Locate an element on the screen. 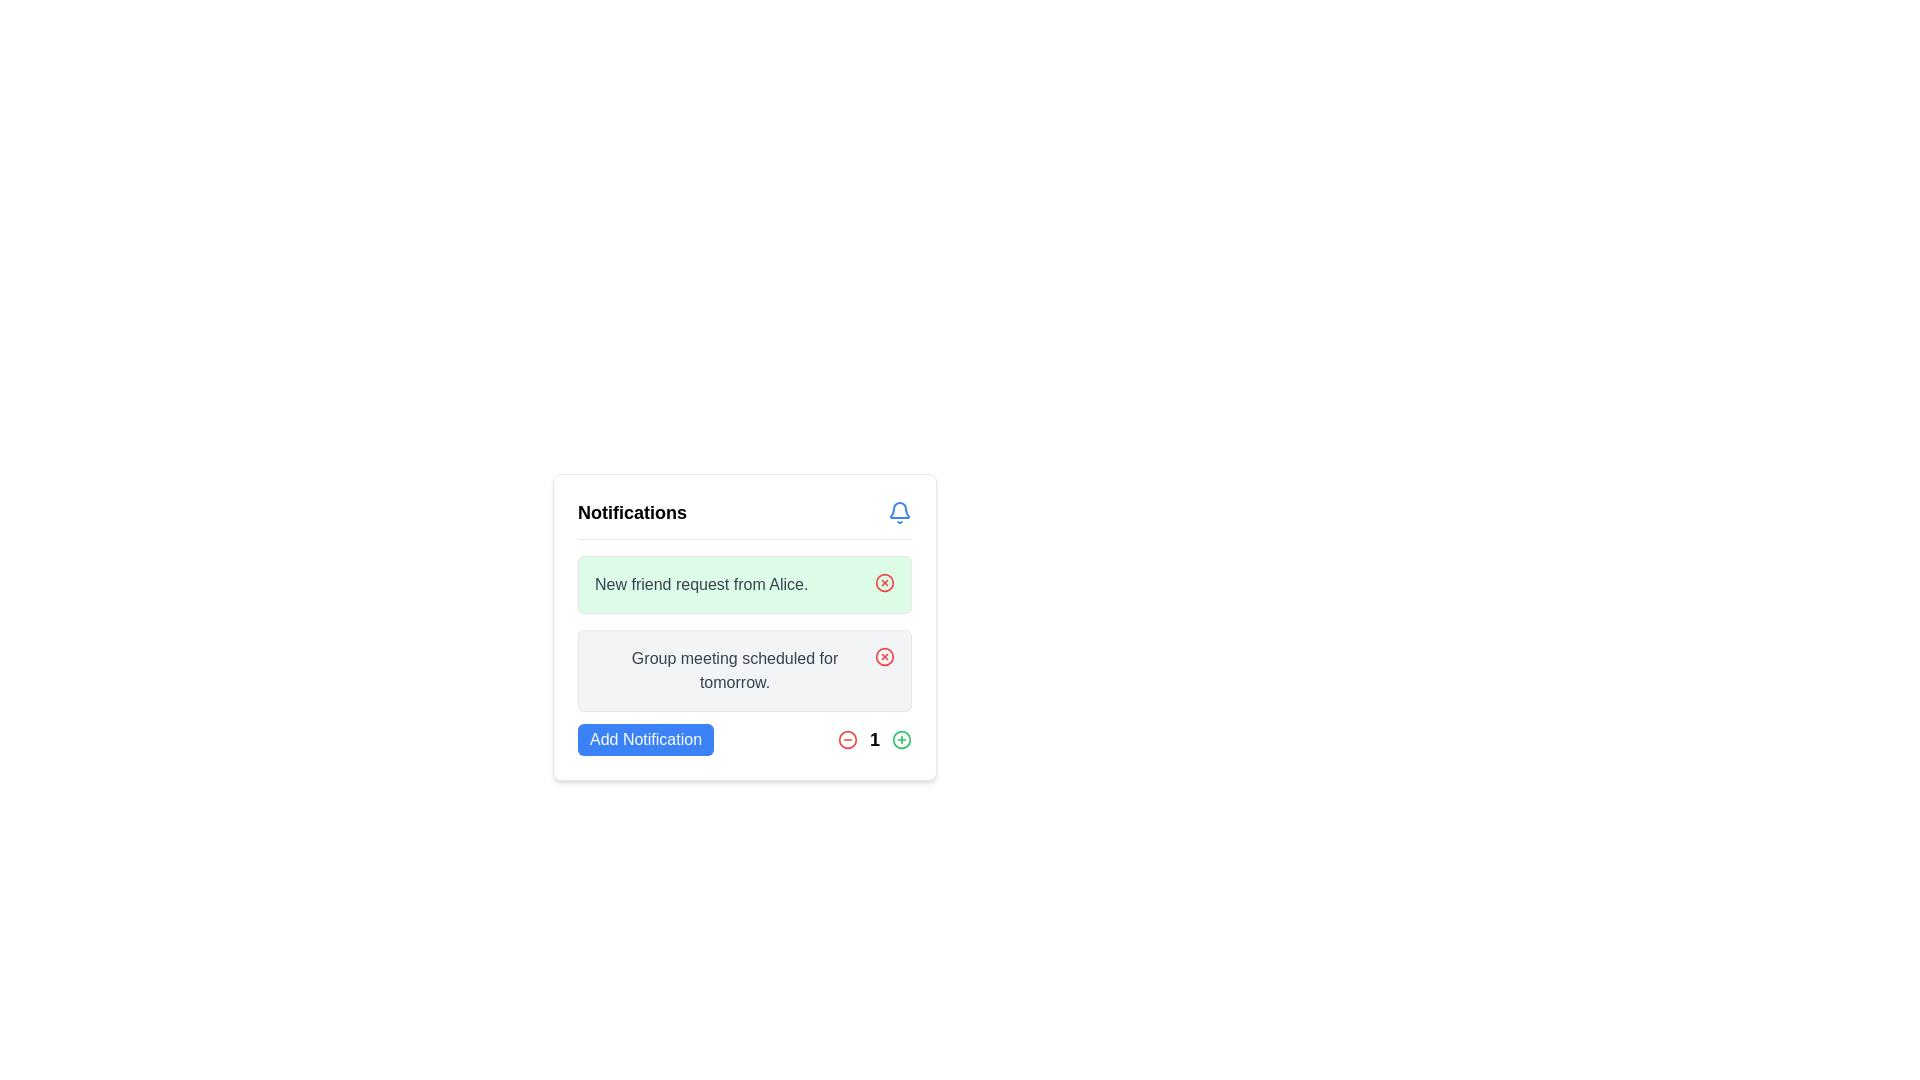 The width and height of the screenshot is (1920, 1080). the red circular icon inside the minus symbol, which indicates an alert status is located at coordinates (848, 740).